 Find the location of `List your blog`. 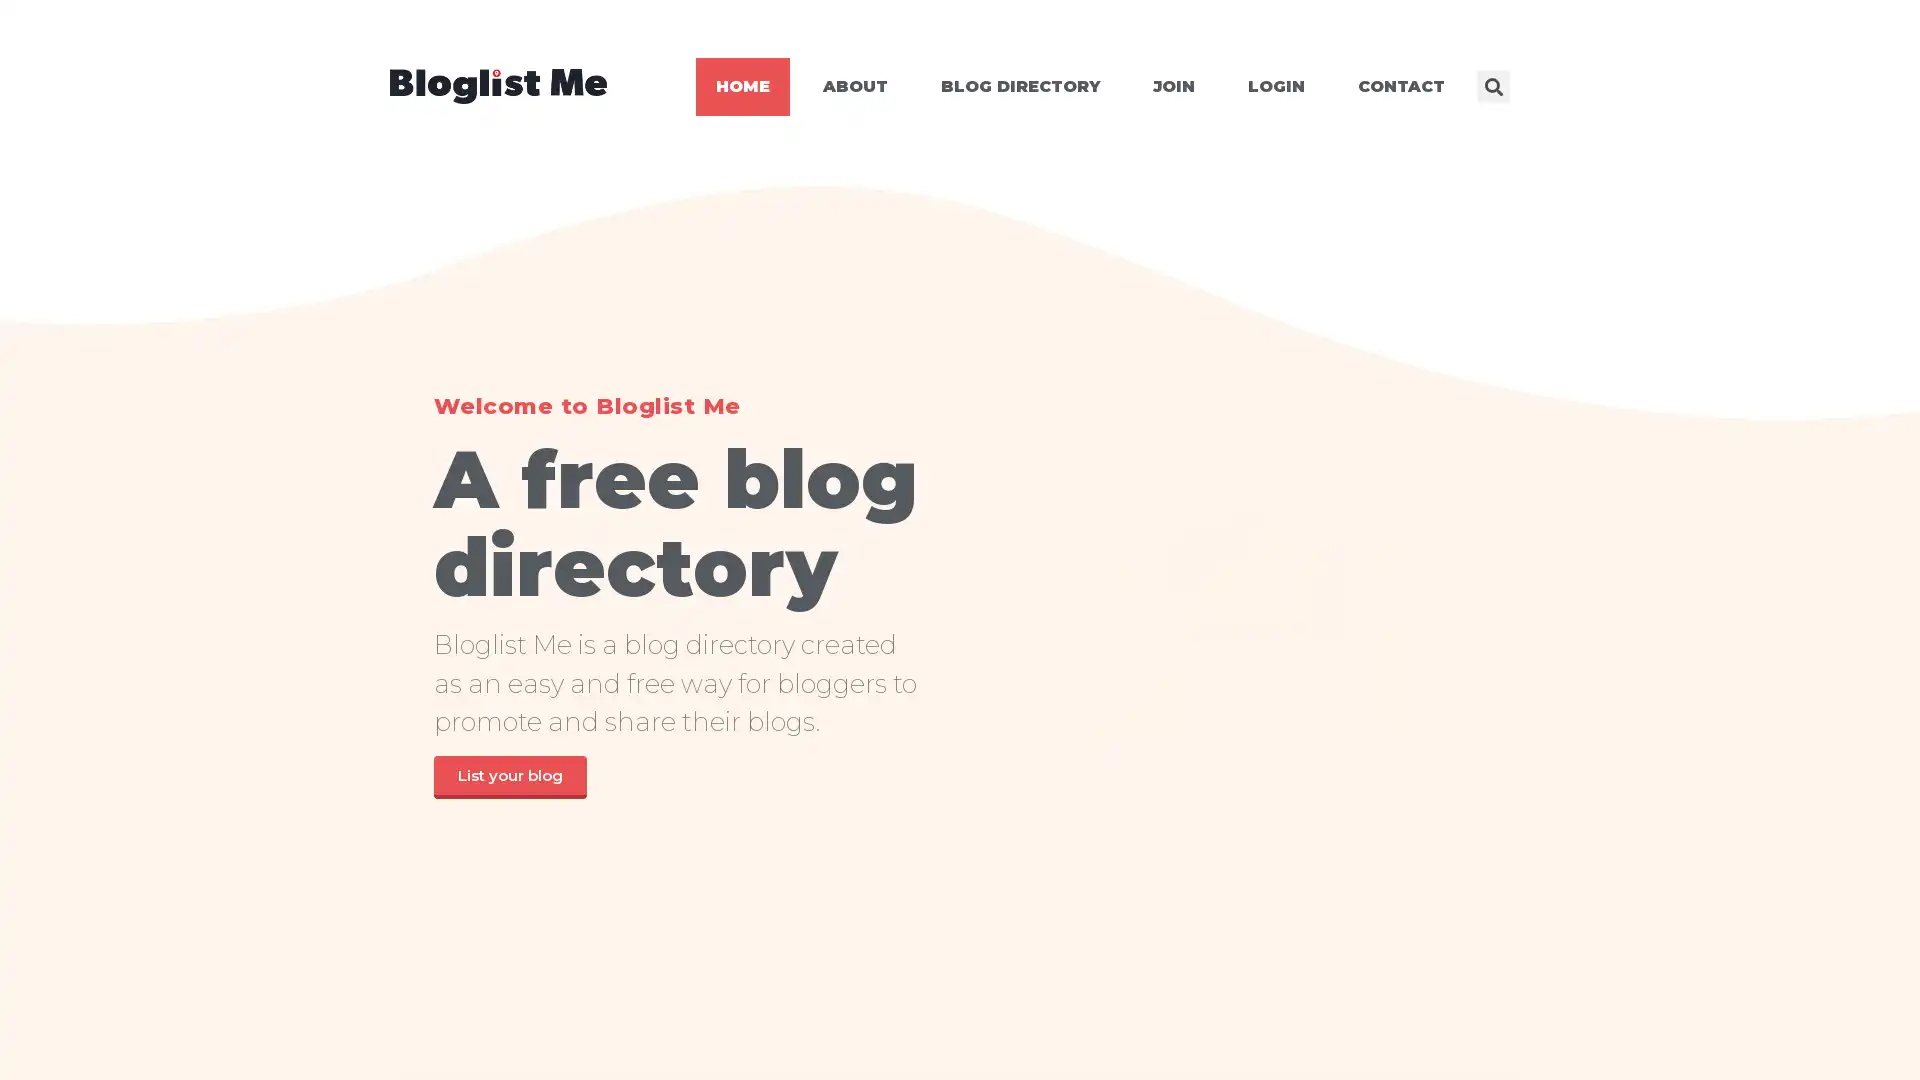

List your blog is located at coordinates (509, 775).